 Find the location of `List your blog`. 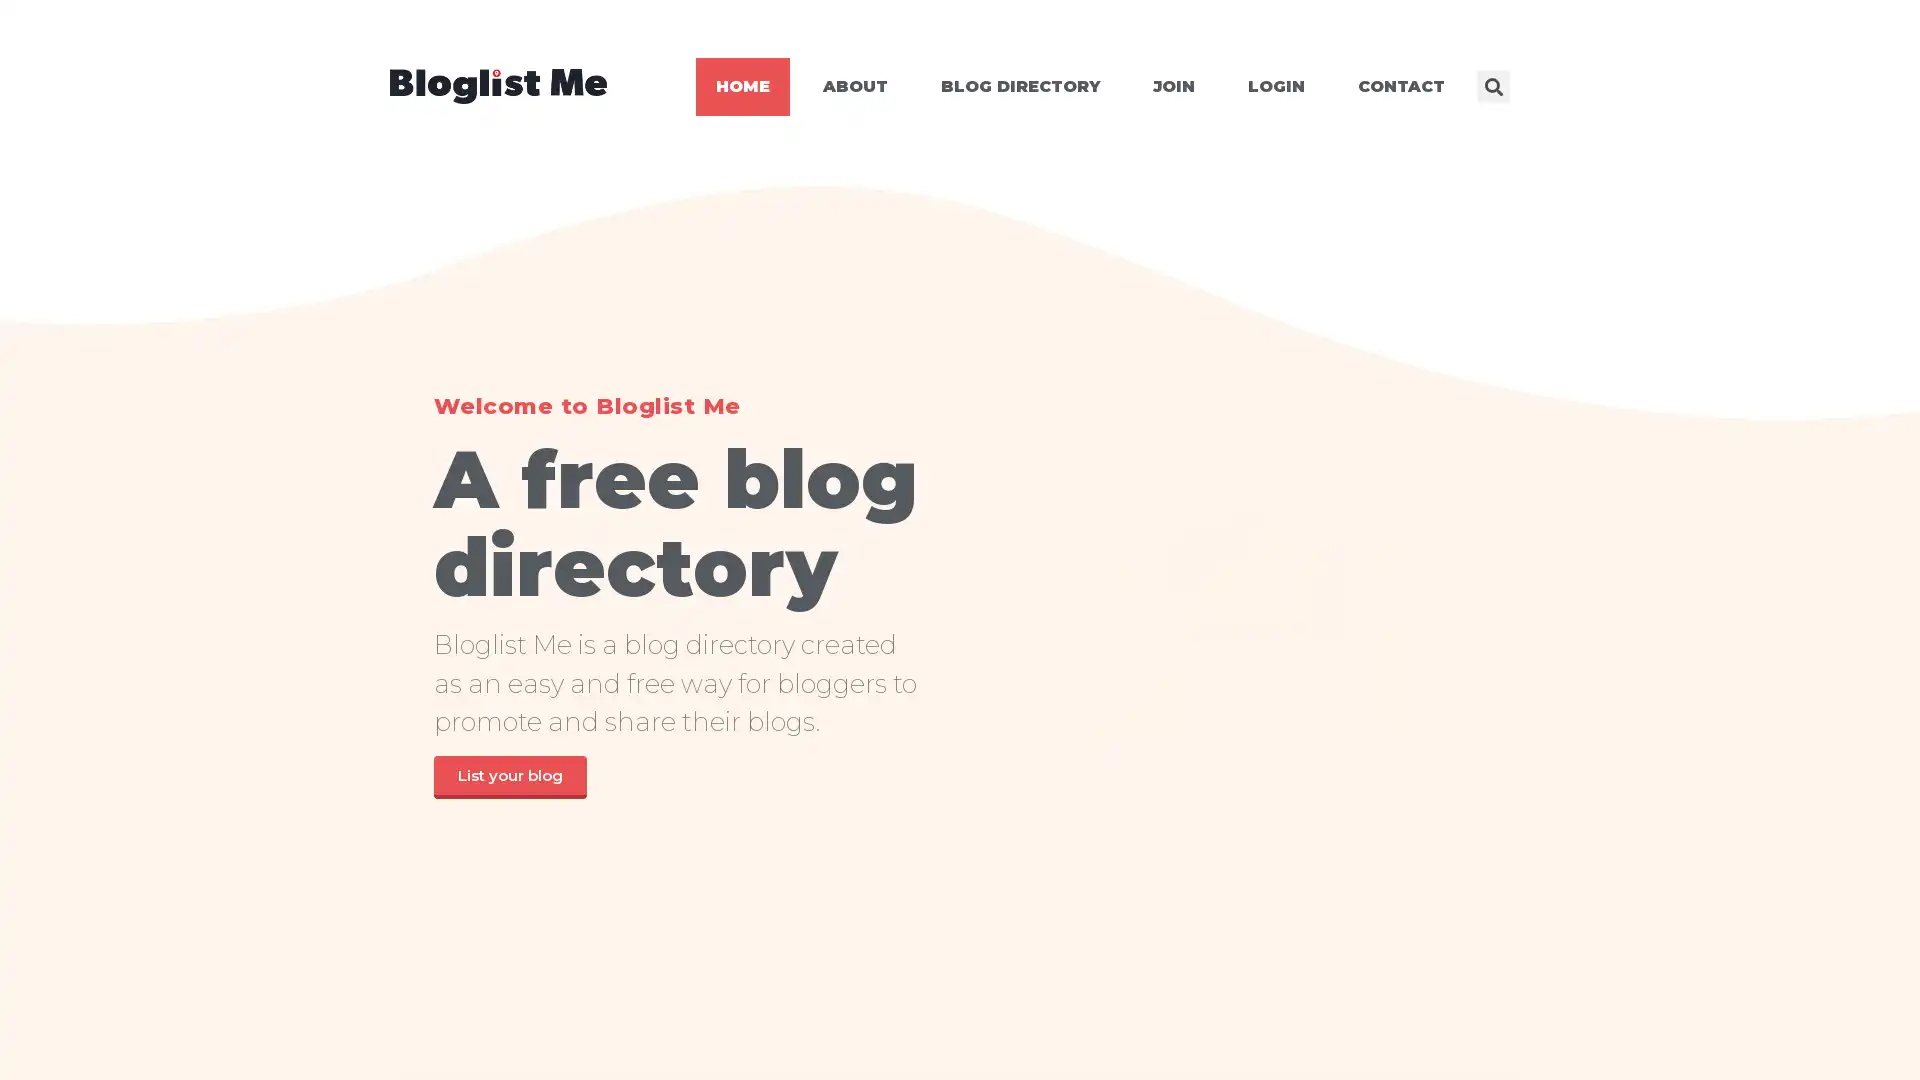

List your blog is located at coordinates (509, 775).